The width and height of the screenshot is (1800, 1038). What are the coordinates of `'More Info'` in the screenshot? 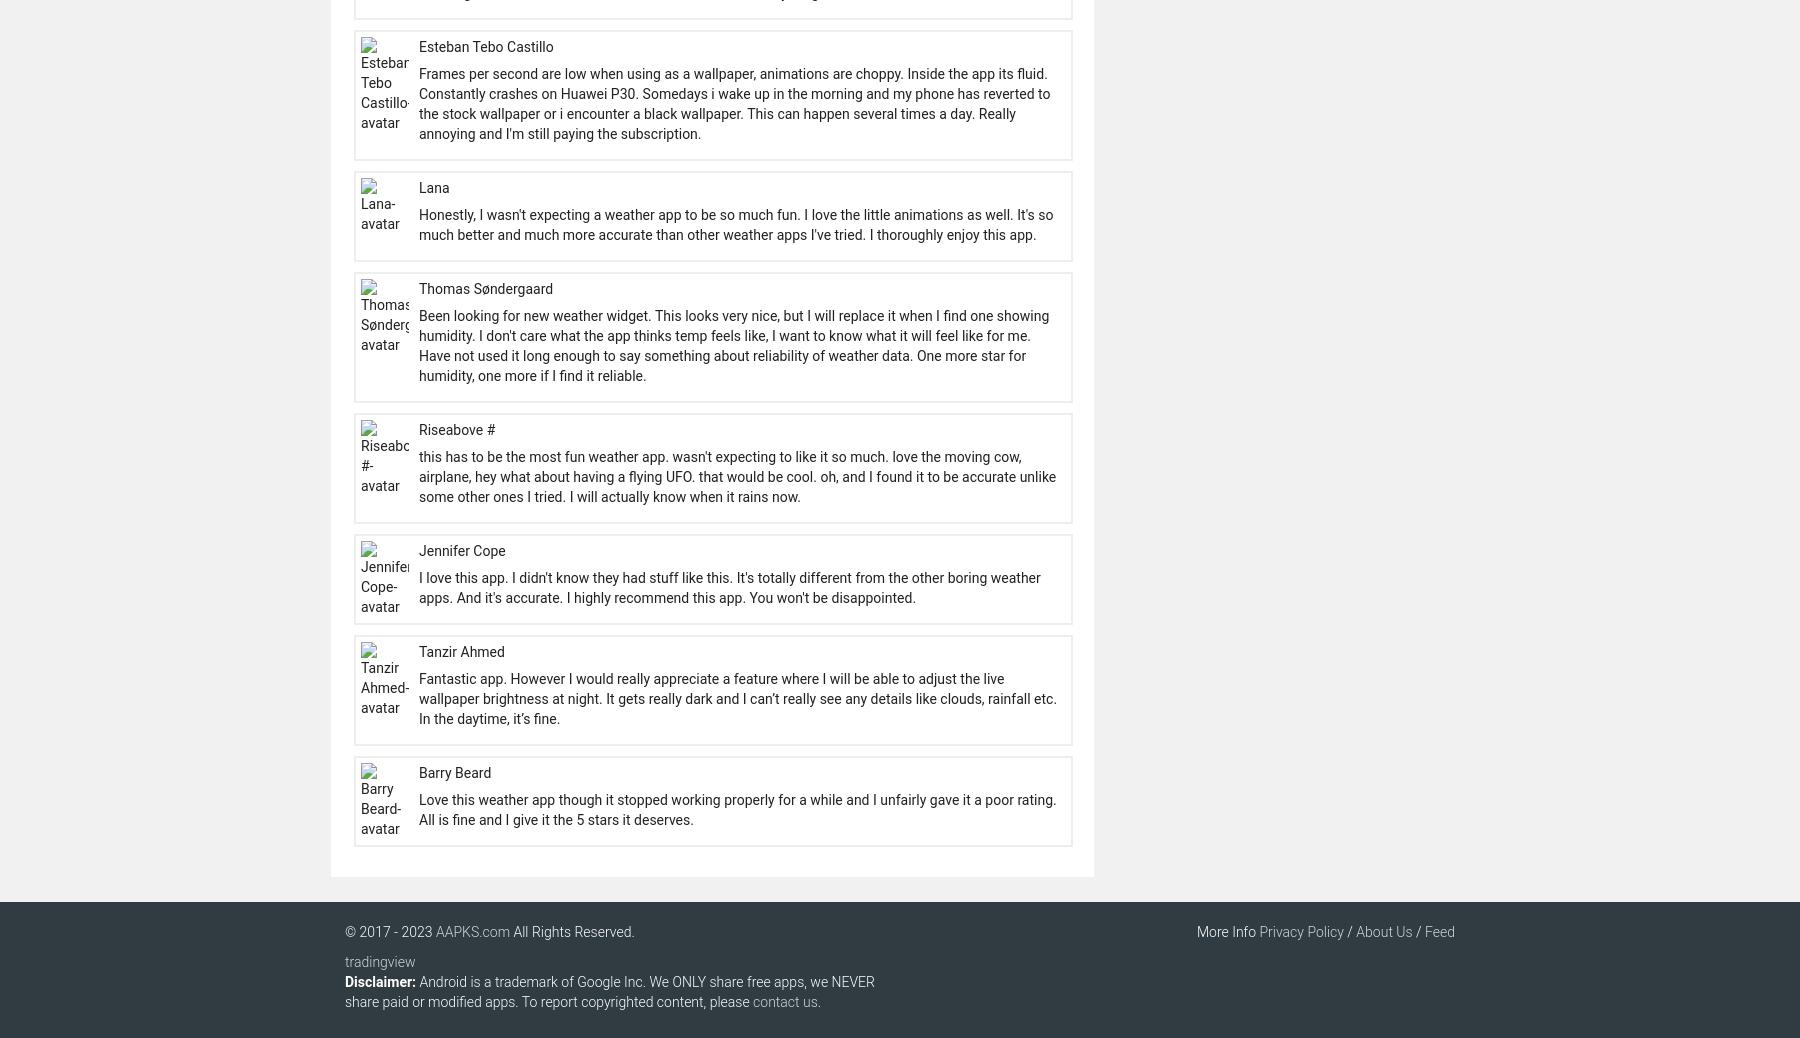 It's located at (1226, 932).